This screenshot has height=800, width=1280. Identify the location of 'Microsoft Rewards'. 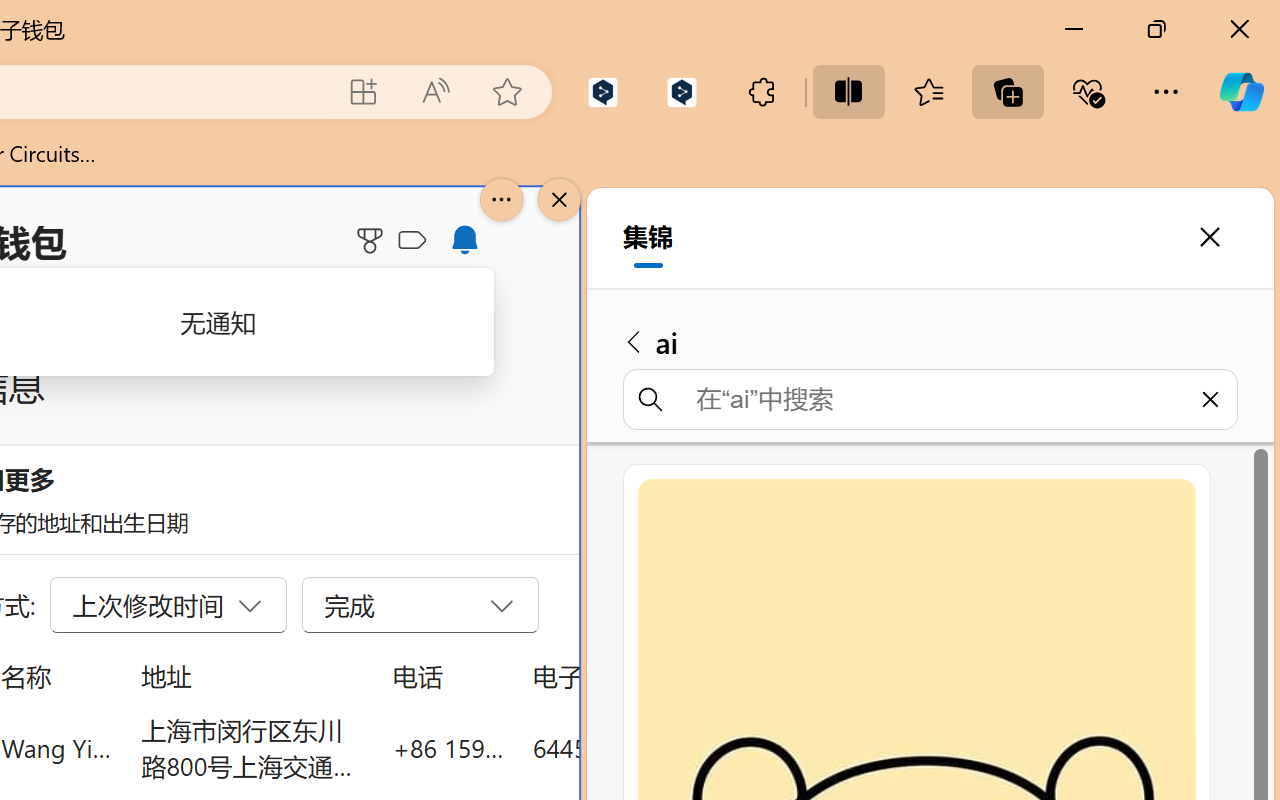
(373, 239).